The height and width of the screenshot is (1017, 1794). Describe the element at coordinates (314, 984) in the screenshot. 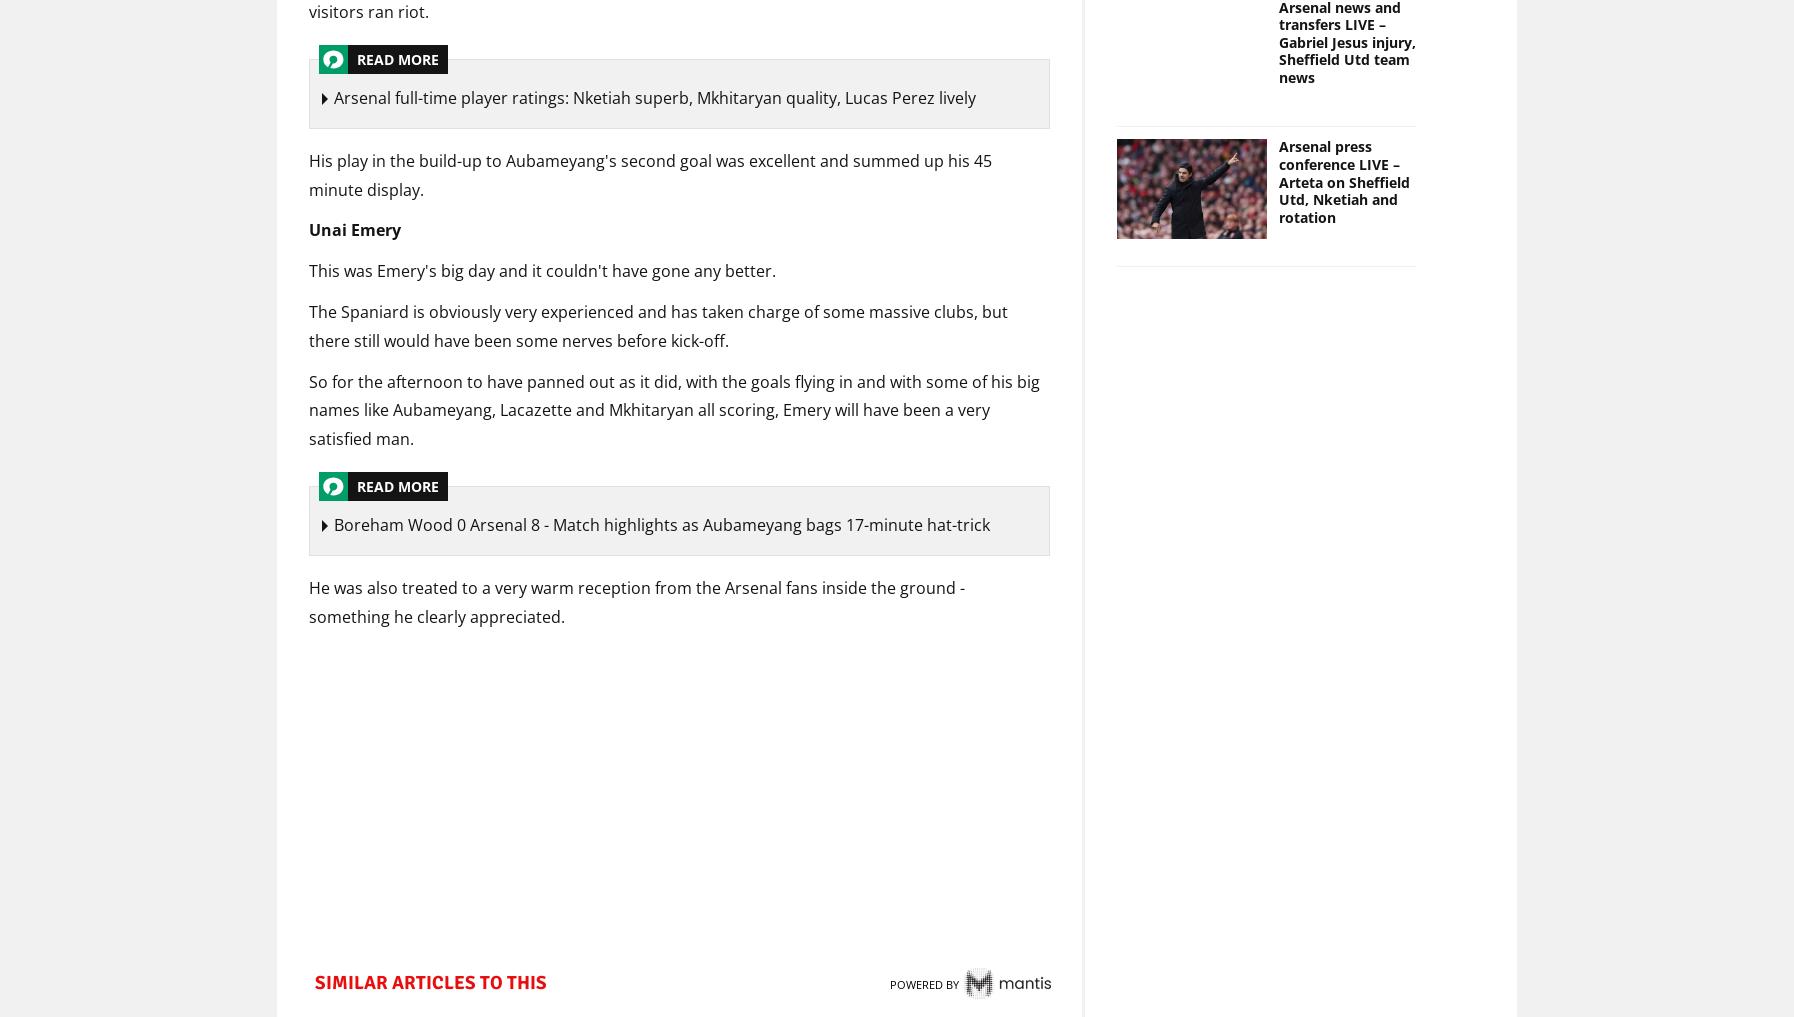

I see `'SIMILAR ARTICLES TO THIS'` at that location.